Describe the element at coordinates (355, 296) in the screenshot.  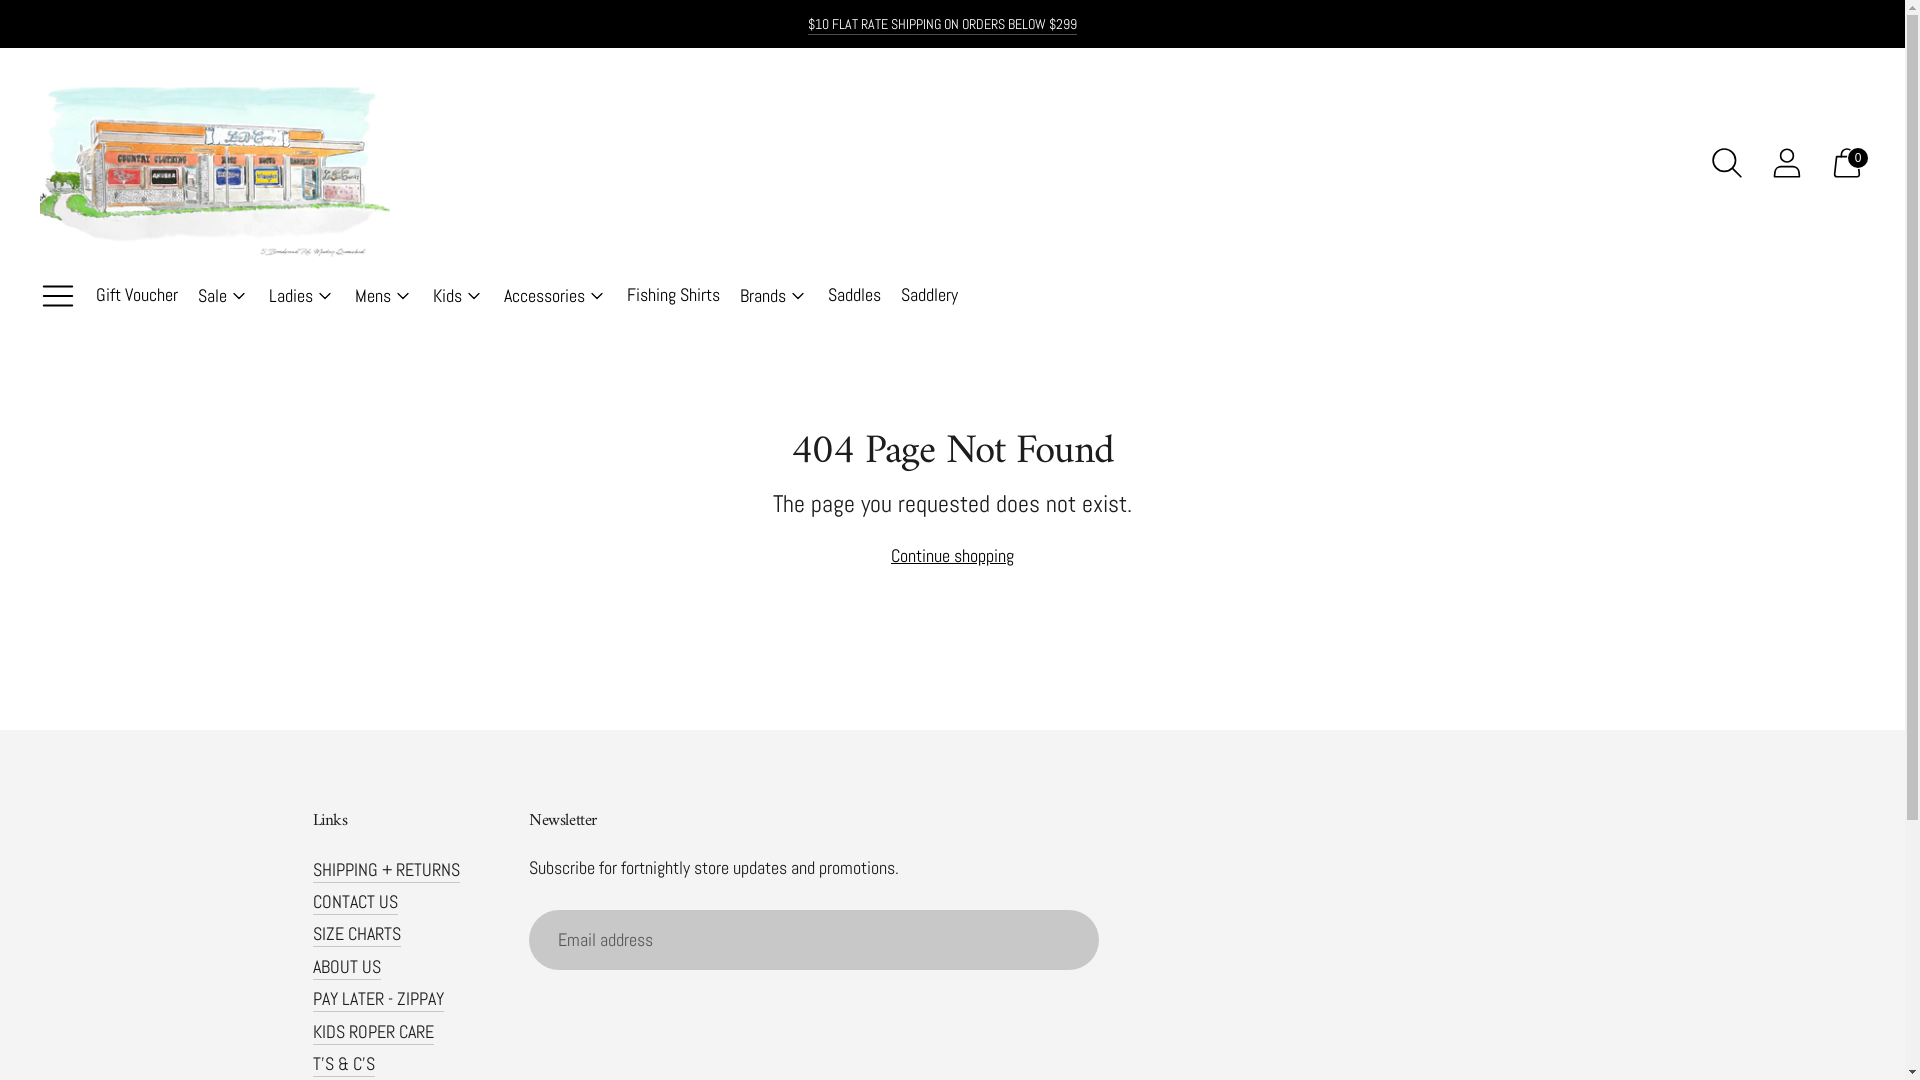
I see `'Mens'` at that location.